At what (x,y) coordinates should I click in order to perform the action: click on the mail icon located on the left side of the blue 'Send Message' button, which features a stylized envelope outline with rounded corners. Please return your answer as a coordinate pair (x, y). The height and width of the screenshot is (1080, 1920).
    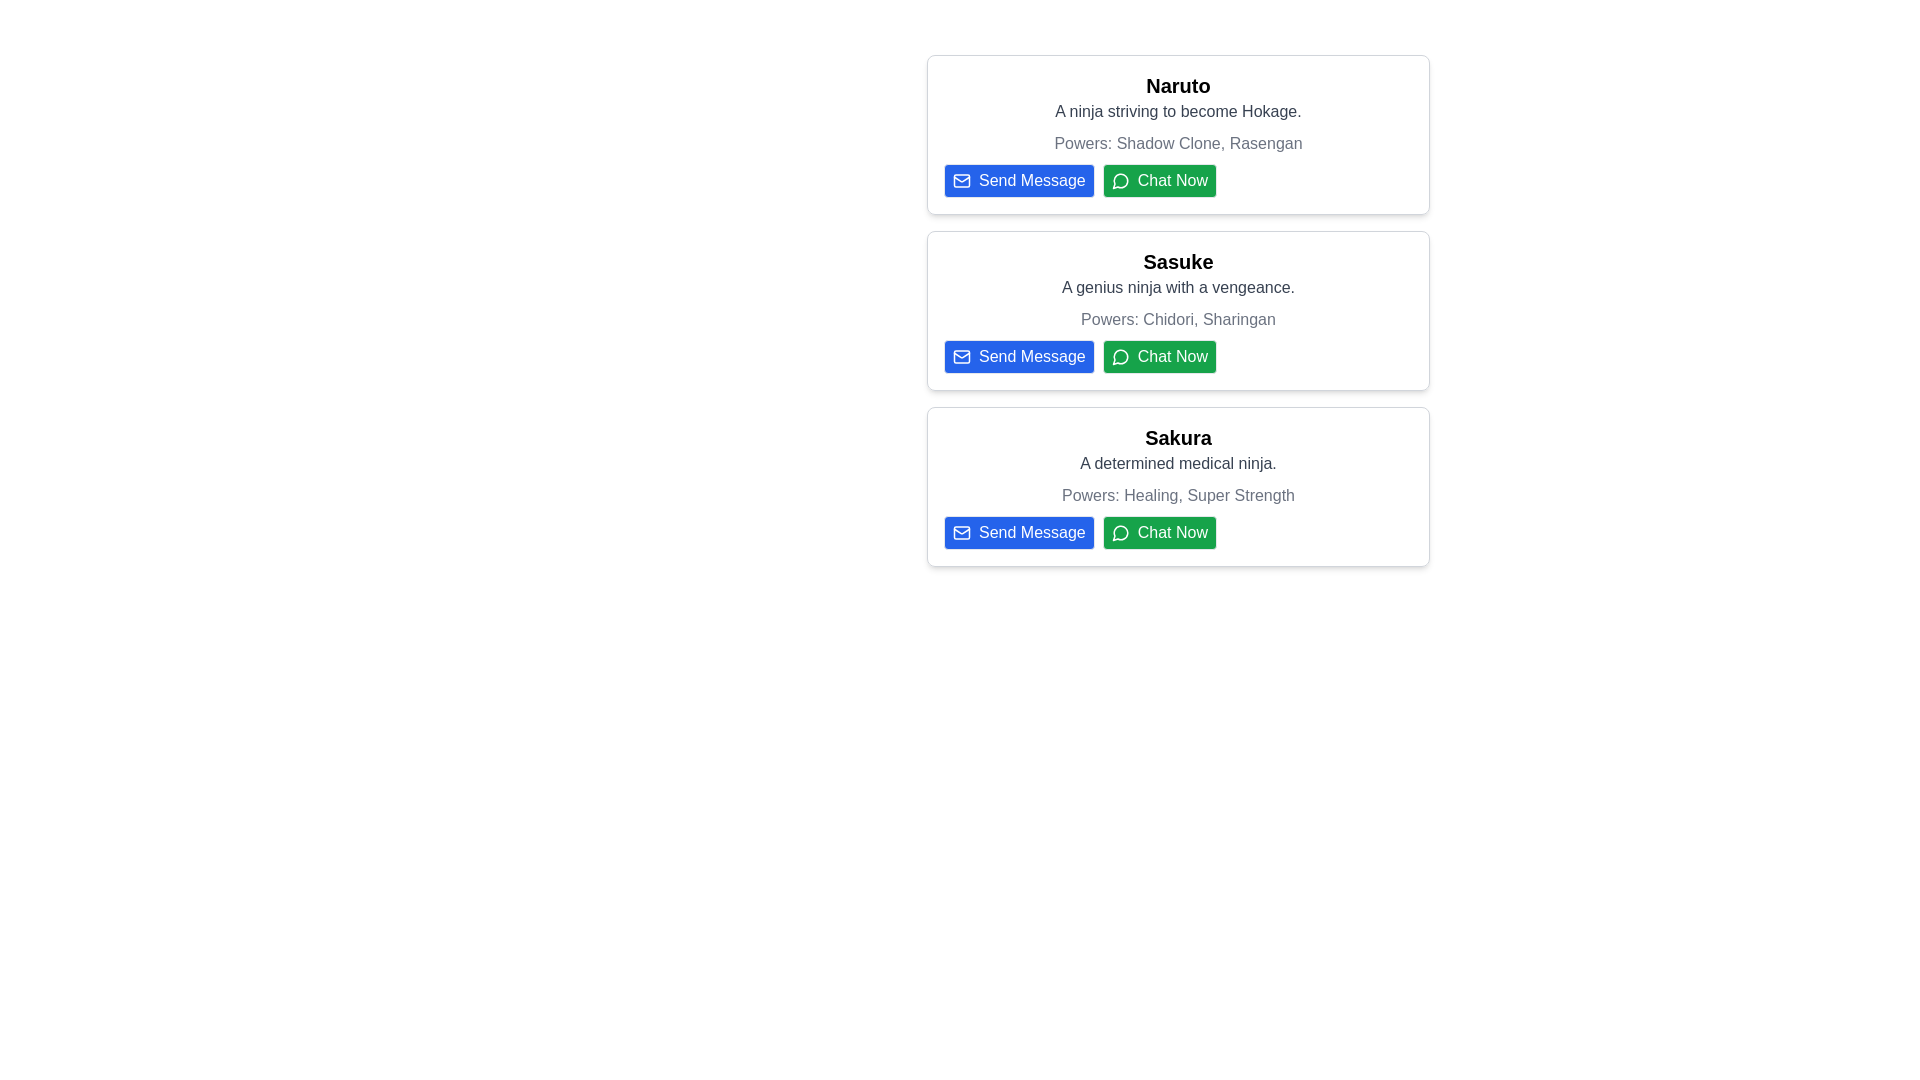
    Looking at the image, I should click on (961, 356).